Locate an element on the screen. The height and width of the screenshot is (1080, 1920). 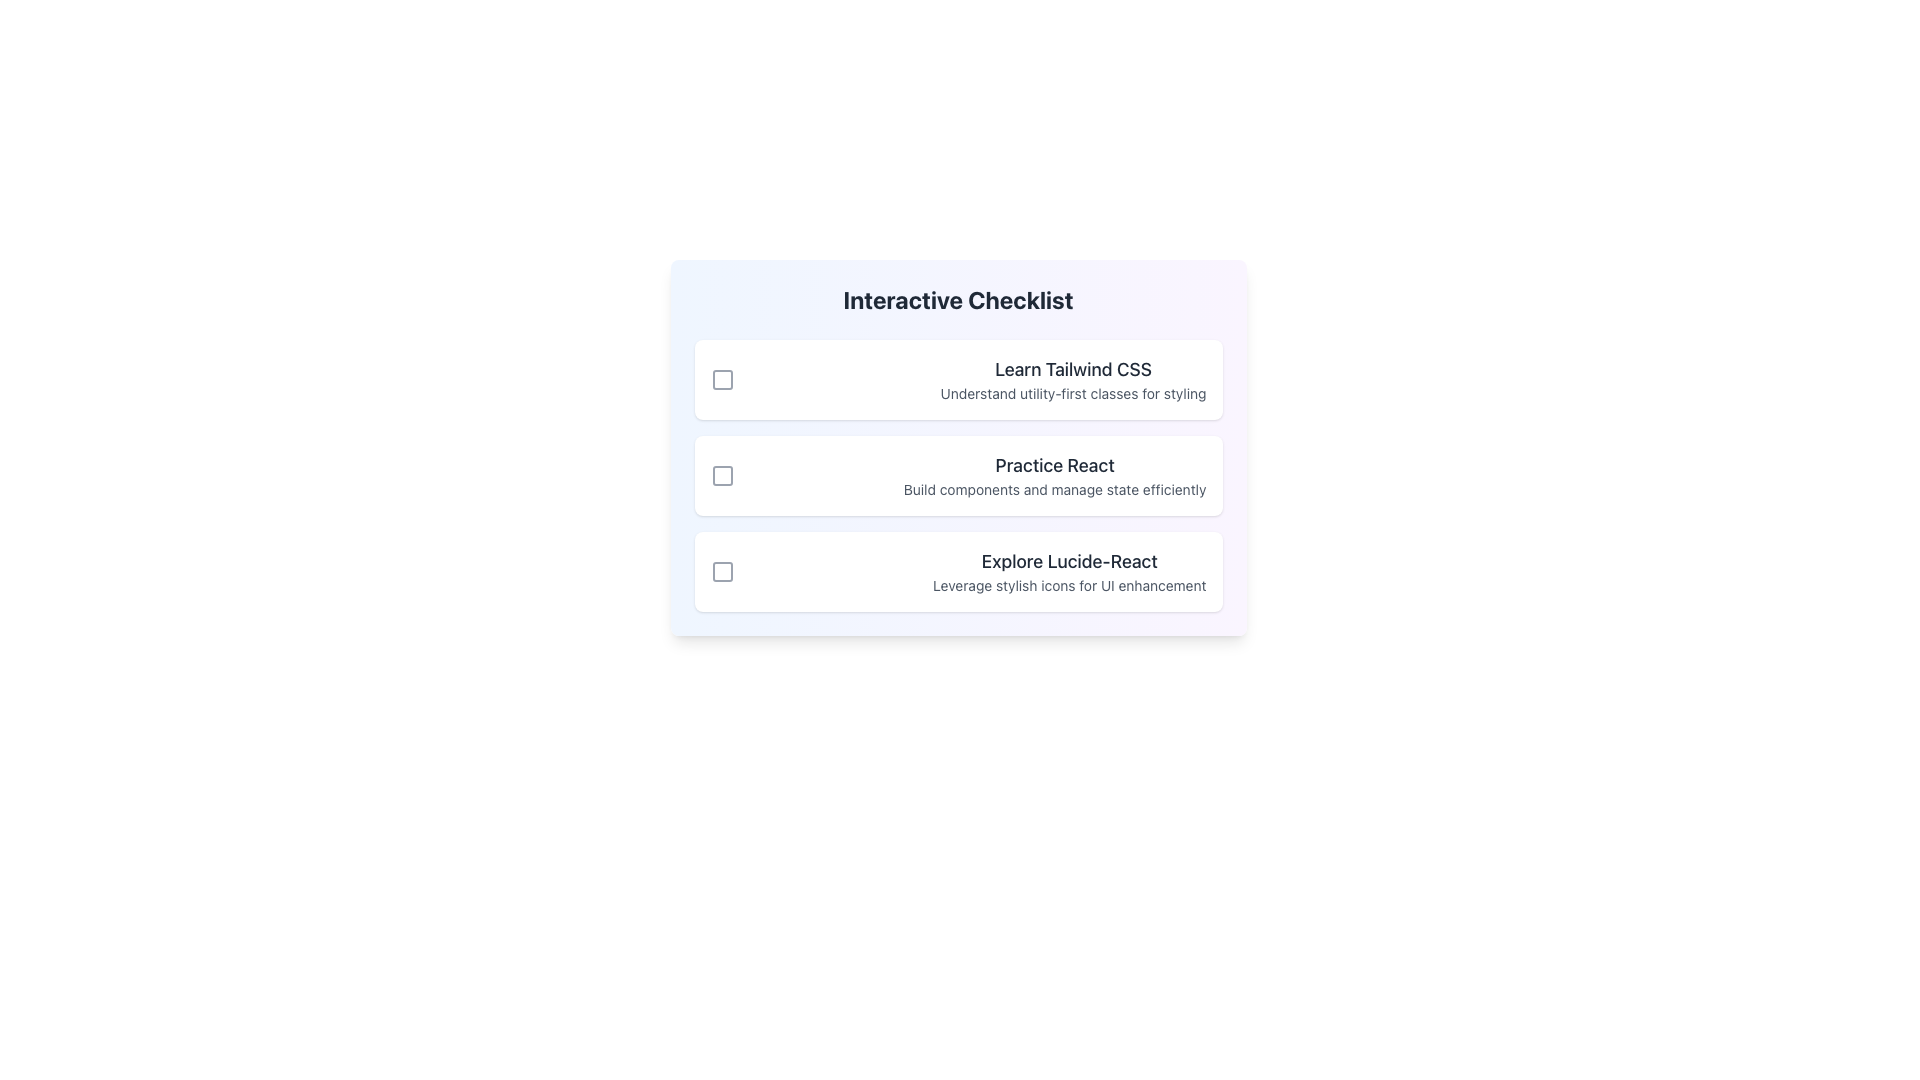
the first checkbox in the 'Interactive Checklist' is located at coordinates (721, 380).